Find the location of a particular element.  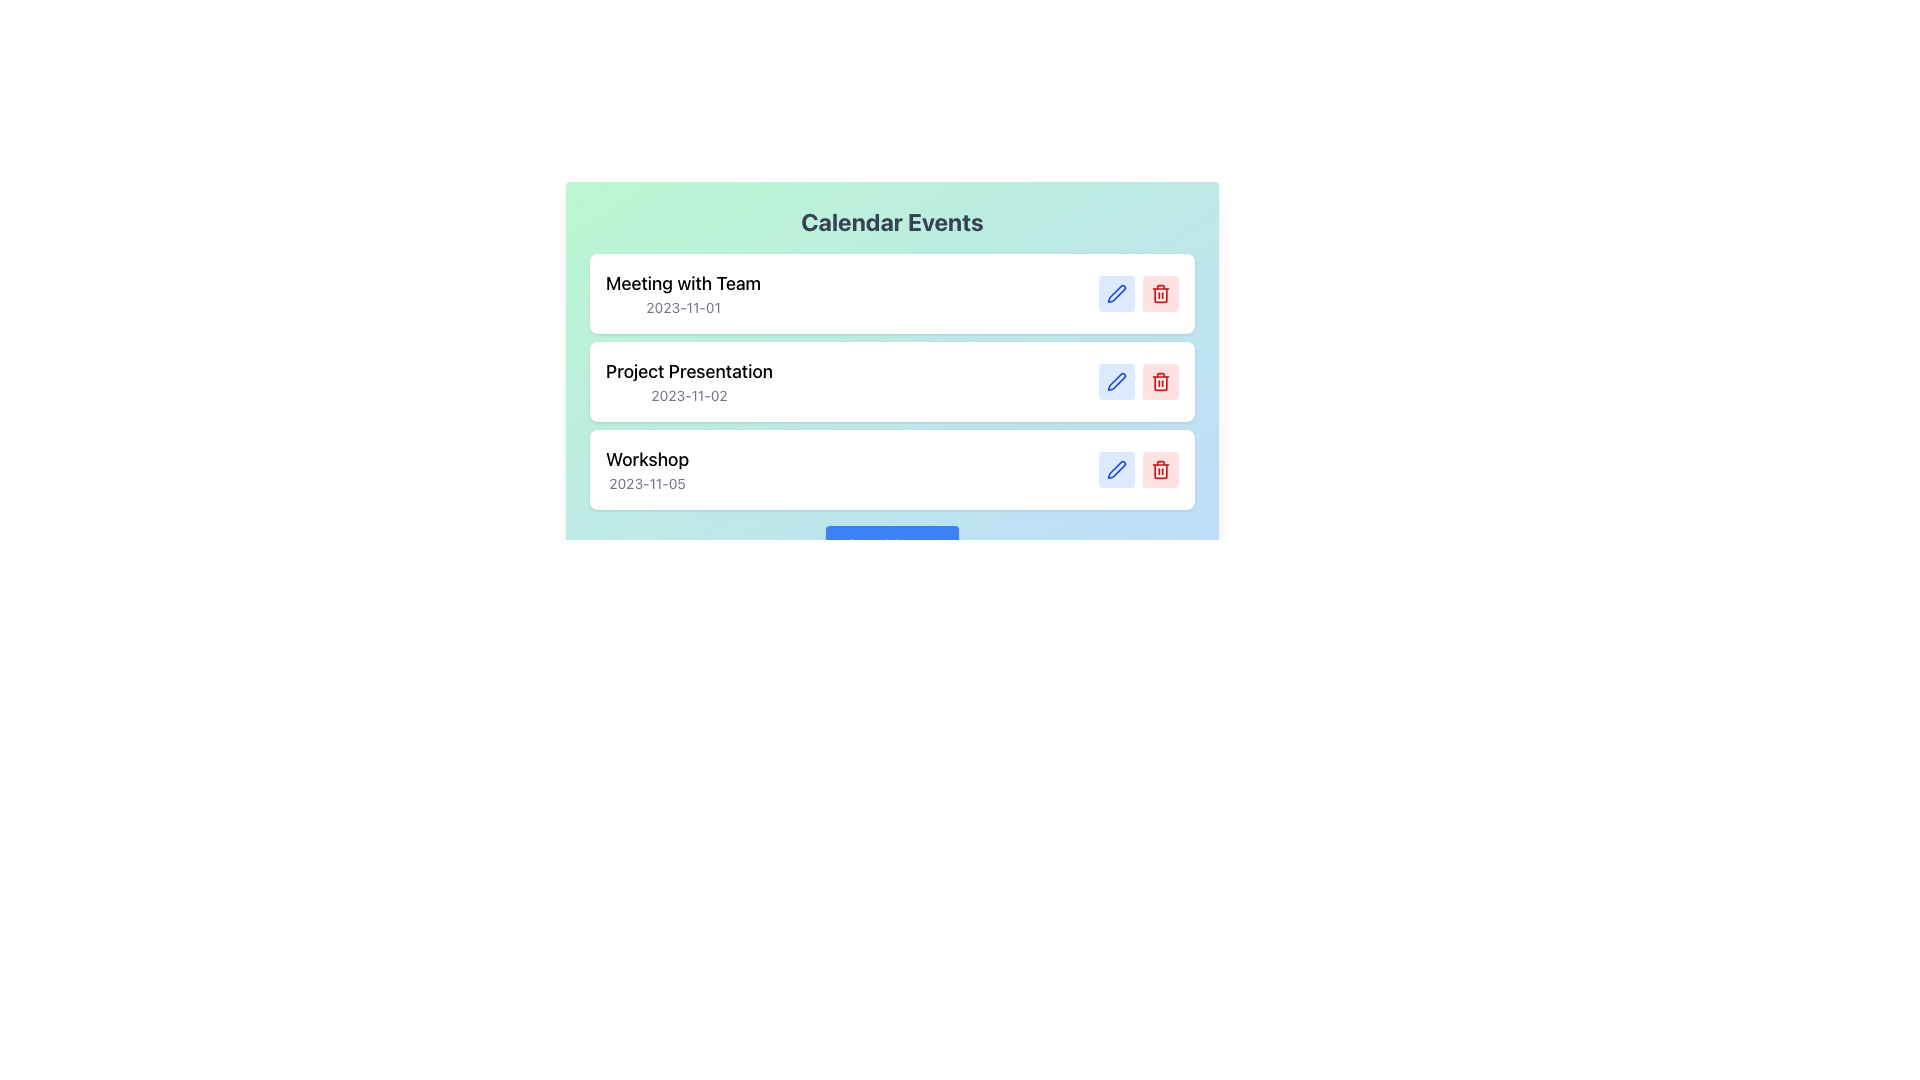

the 'Add Event' button located at the bottom of the 'Calendar Events' section to observe styling changes is located at coordinates (891, 546).